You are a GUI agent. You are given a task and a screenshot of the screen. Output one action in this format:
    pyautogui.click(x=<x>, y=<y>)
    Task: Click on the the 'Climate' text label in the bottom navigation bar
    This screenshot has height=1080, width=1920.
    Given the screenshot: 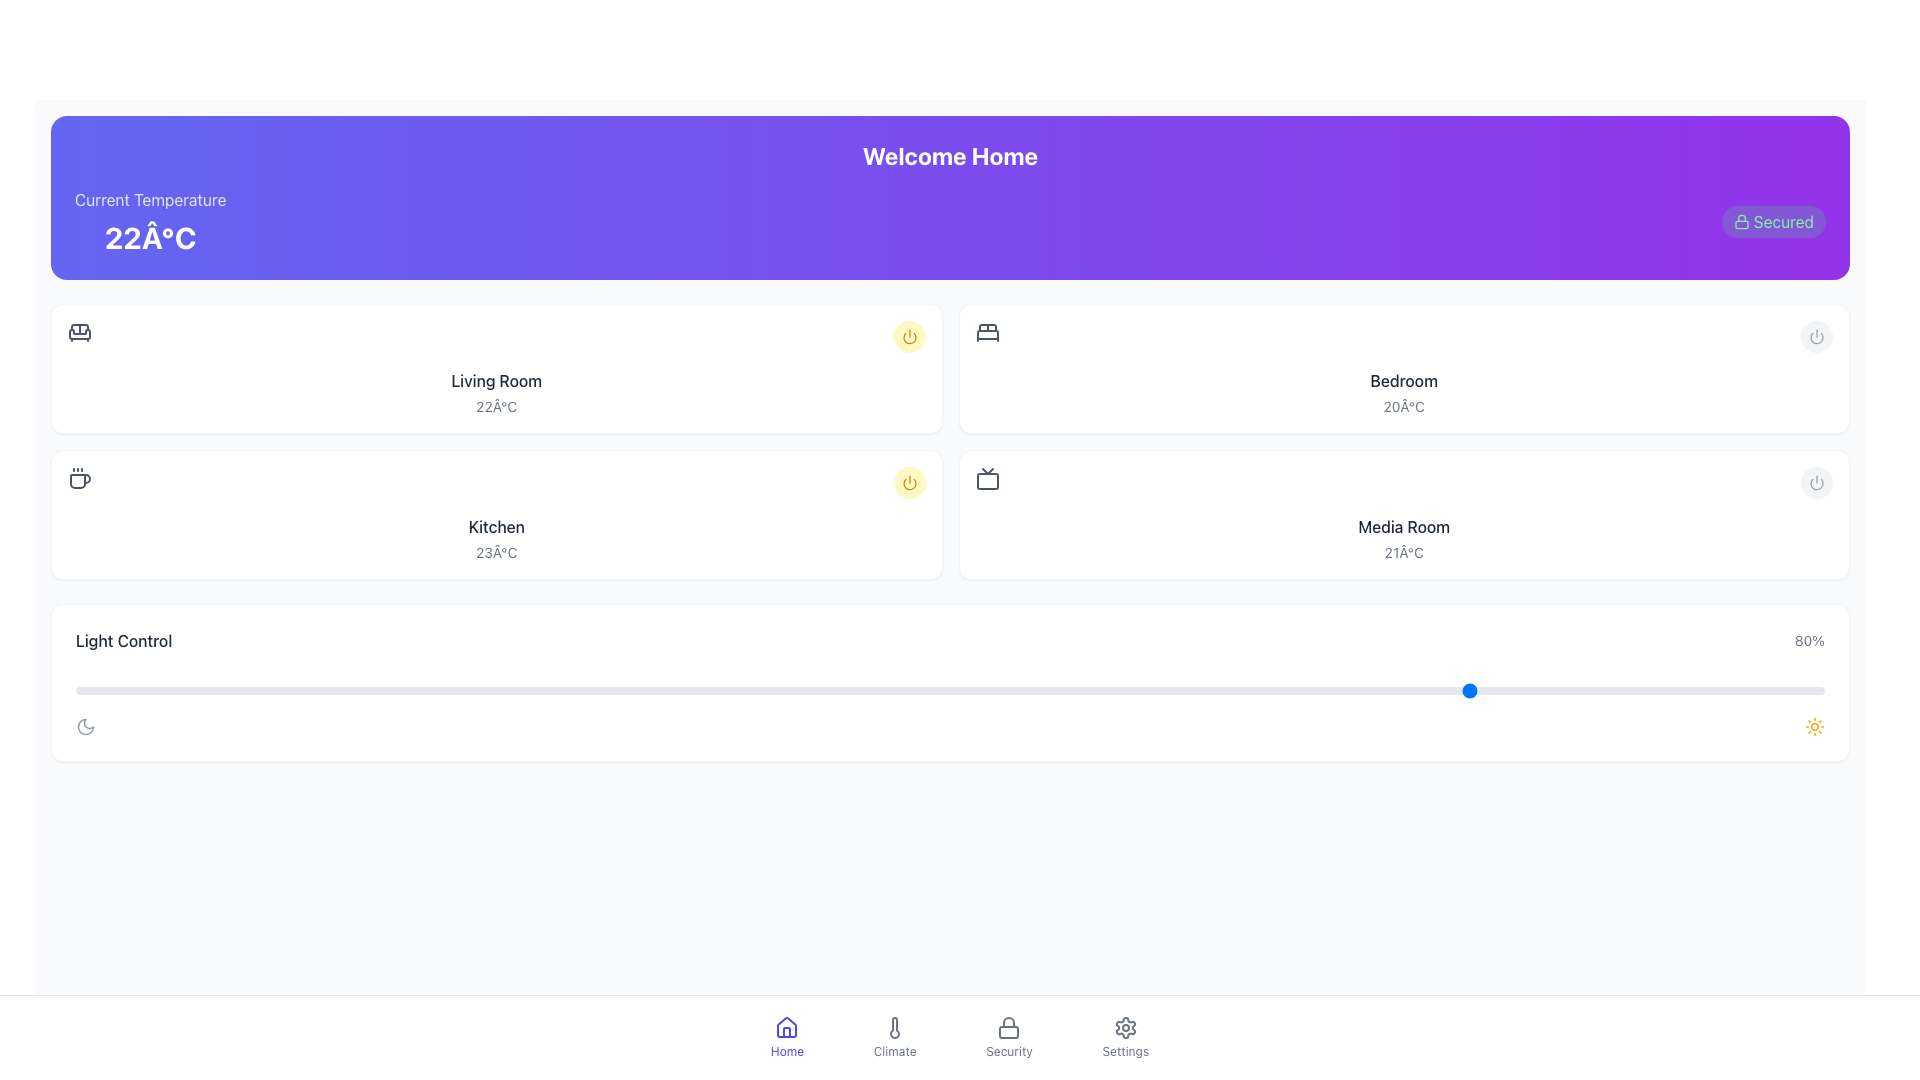 What is the action you would take?
    pyautogui.click(x=894, y=1051)
    